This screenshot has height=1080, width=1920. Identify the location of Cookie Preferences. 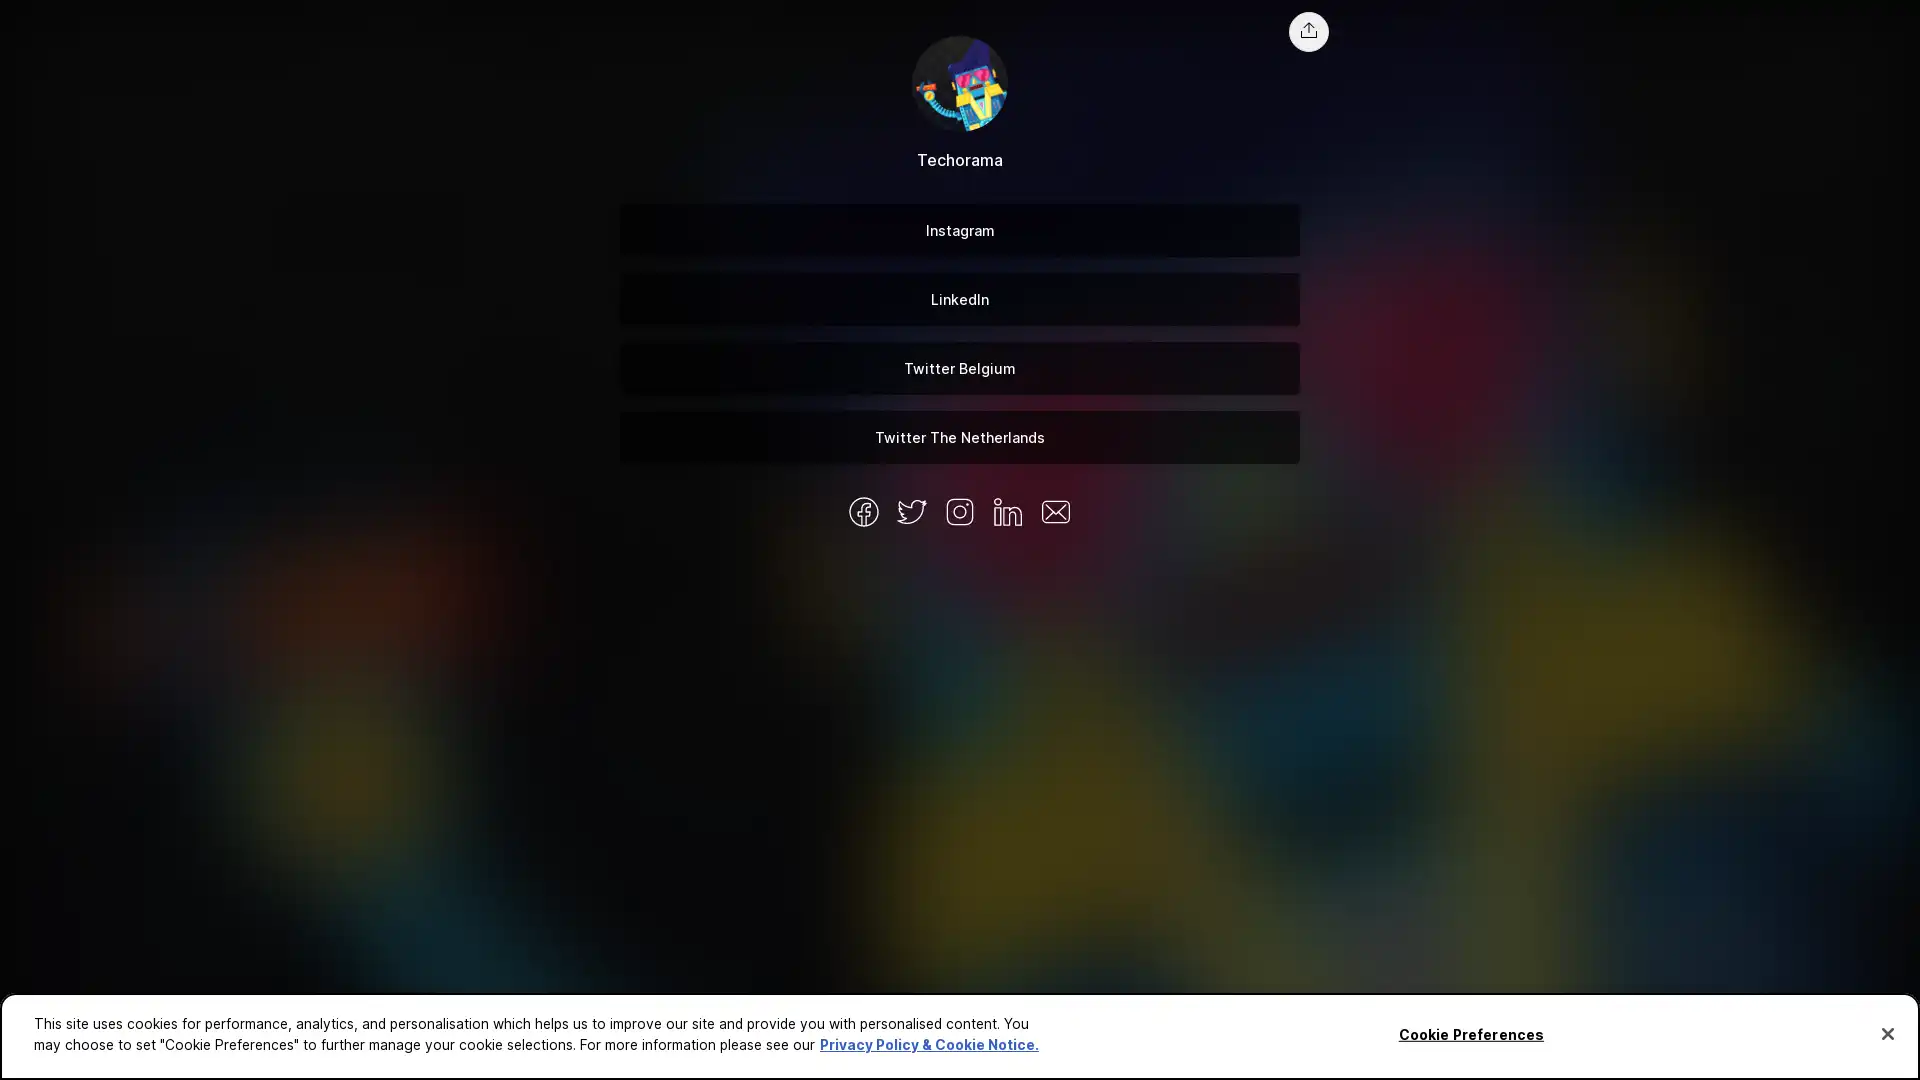
(1470, 1034).